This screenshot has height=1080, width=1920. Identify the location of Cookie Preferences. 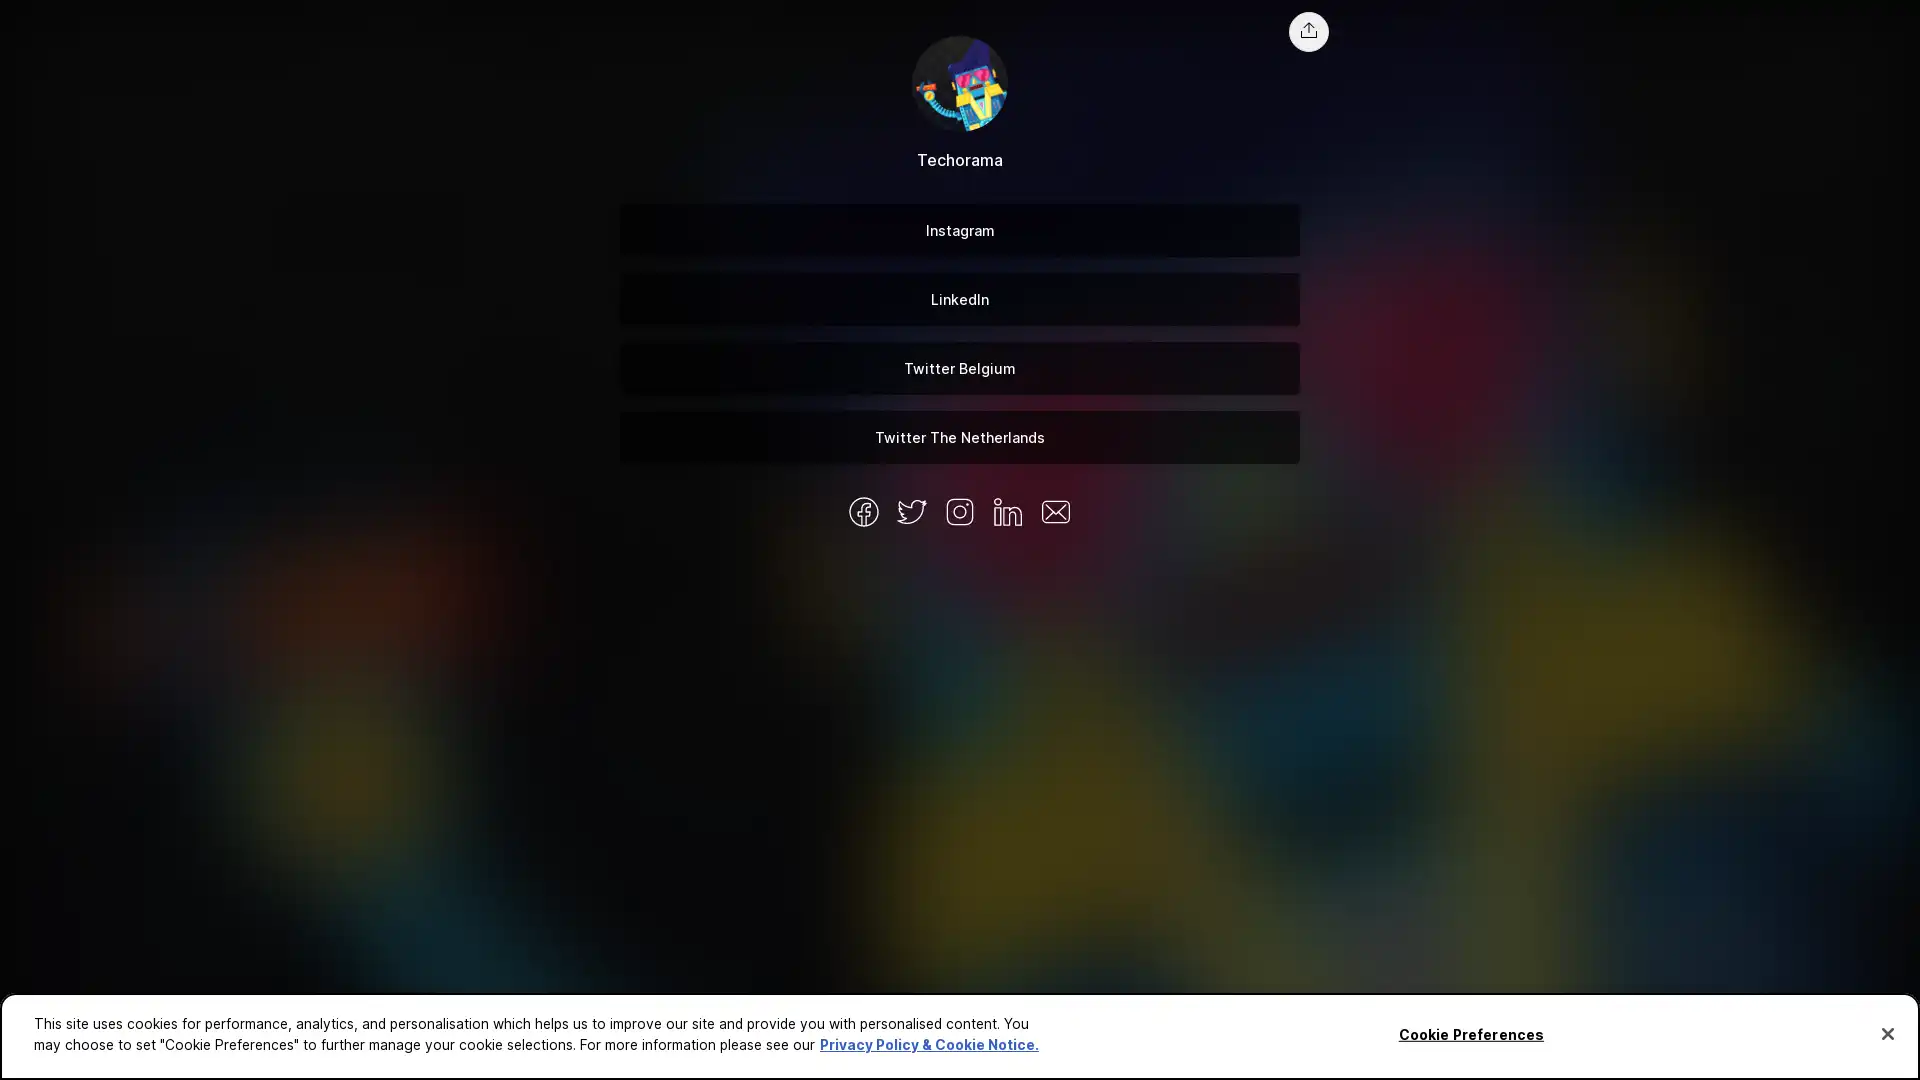
(1470, 1034).